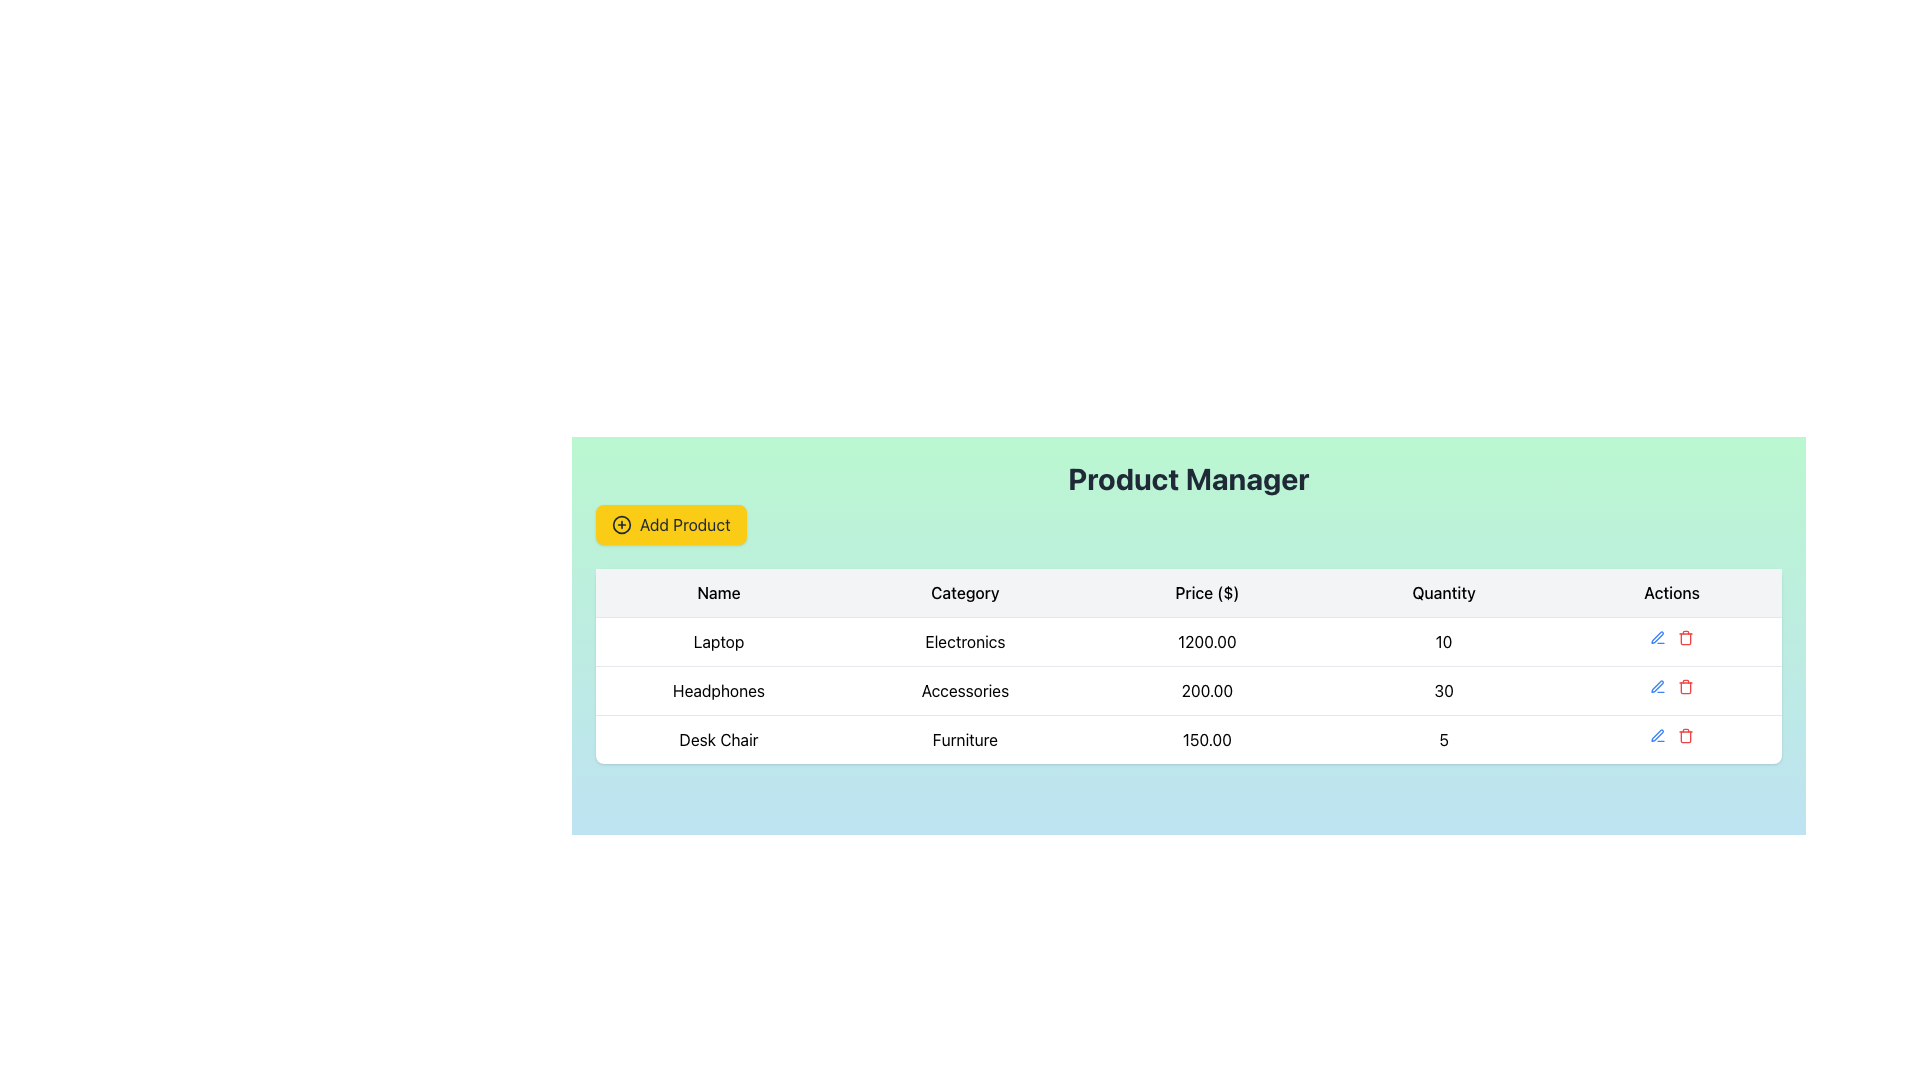 The height and width of the screenshot is (1080, 1920). Describe the element at coordinates (621, 523) in the screenshot. I see `the circular component of the 'Add Product' icon, which is positioned above the product table` at that location.